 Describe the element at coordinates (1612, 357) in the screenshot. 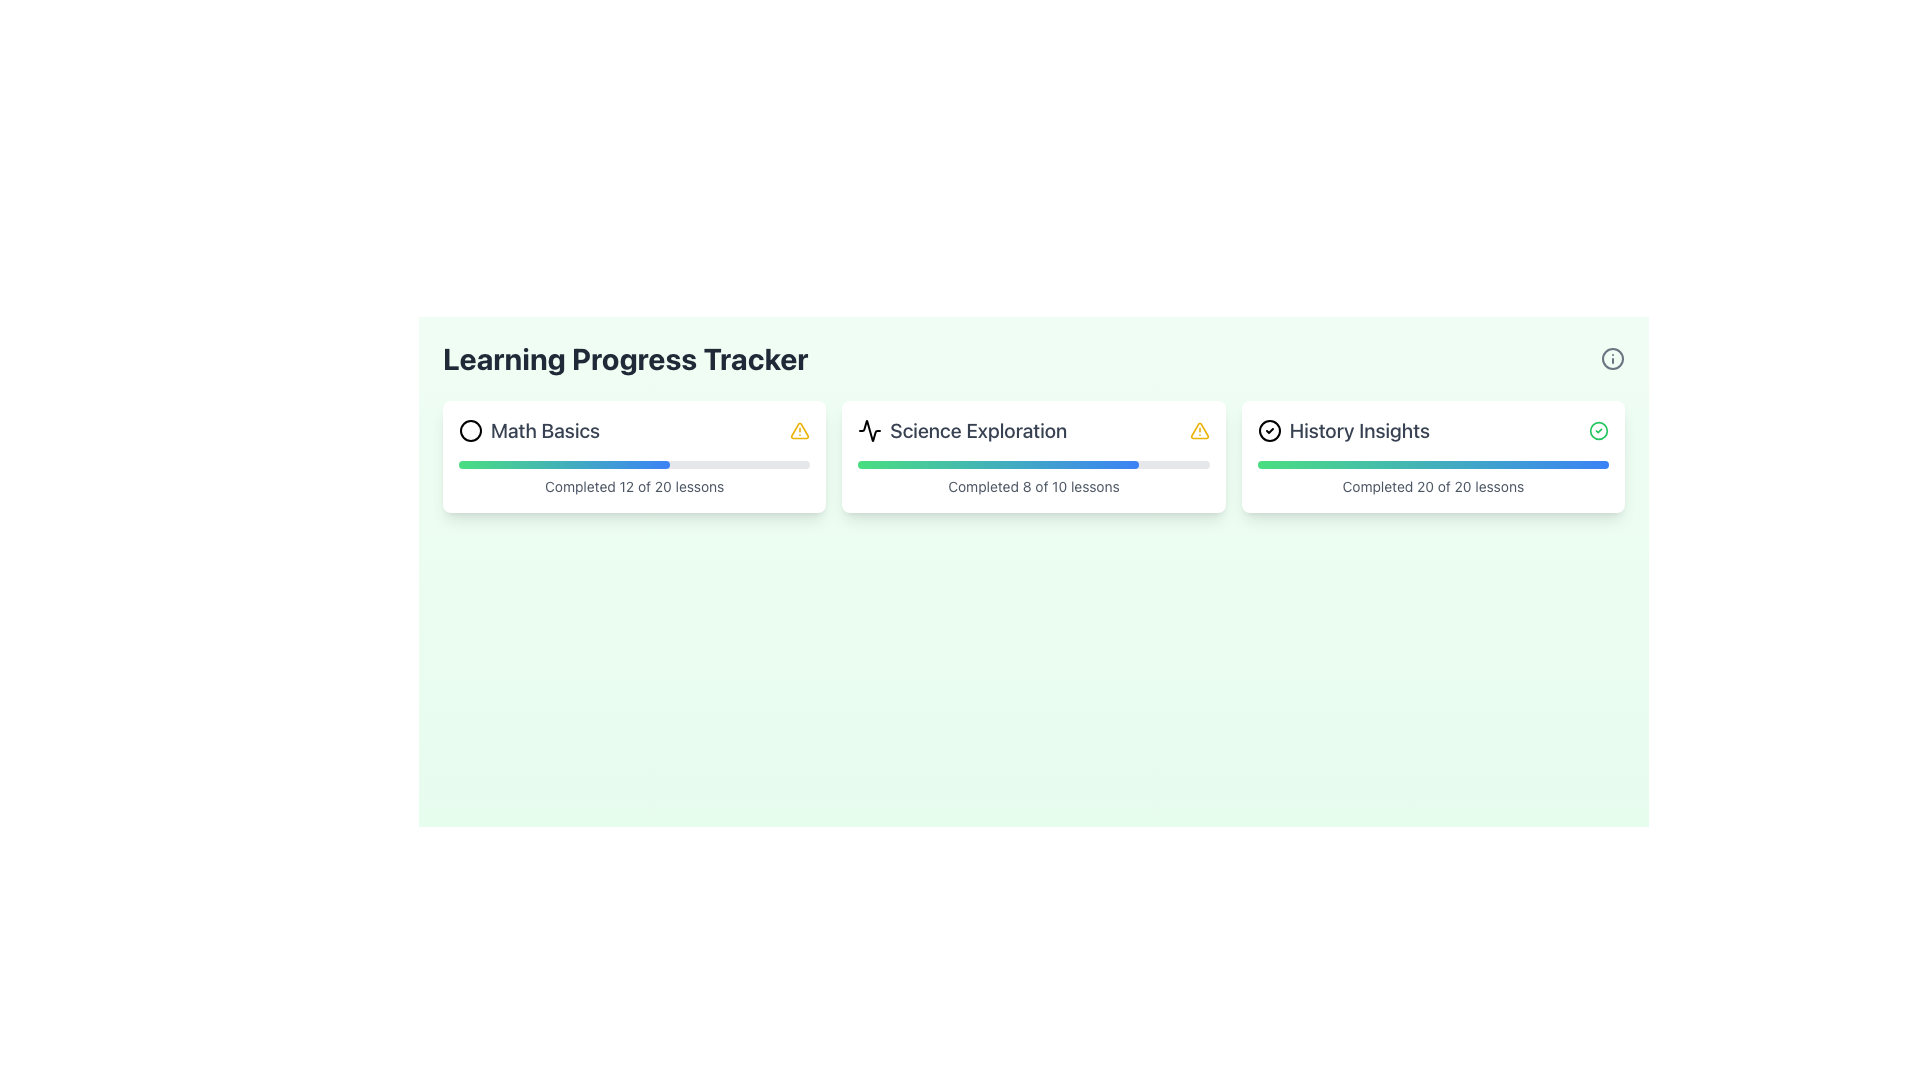

I see `the informational help icon located to the far right of the 'Learning Progress Tracker' header` at that location.